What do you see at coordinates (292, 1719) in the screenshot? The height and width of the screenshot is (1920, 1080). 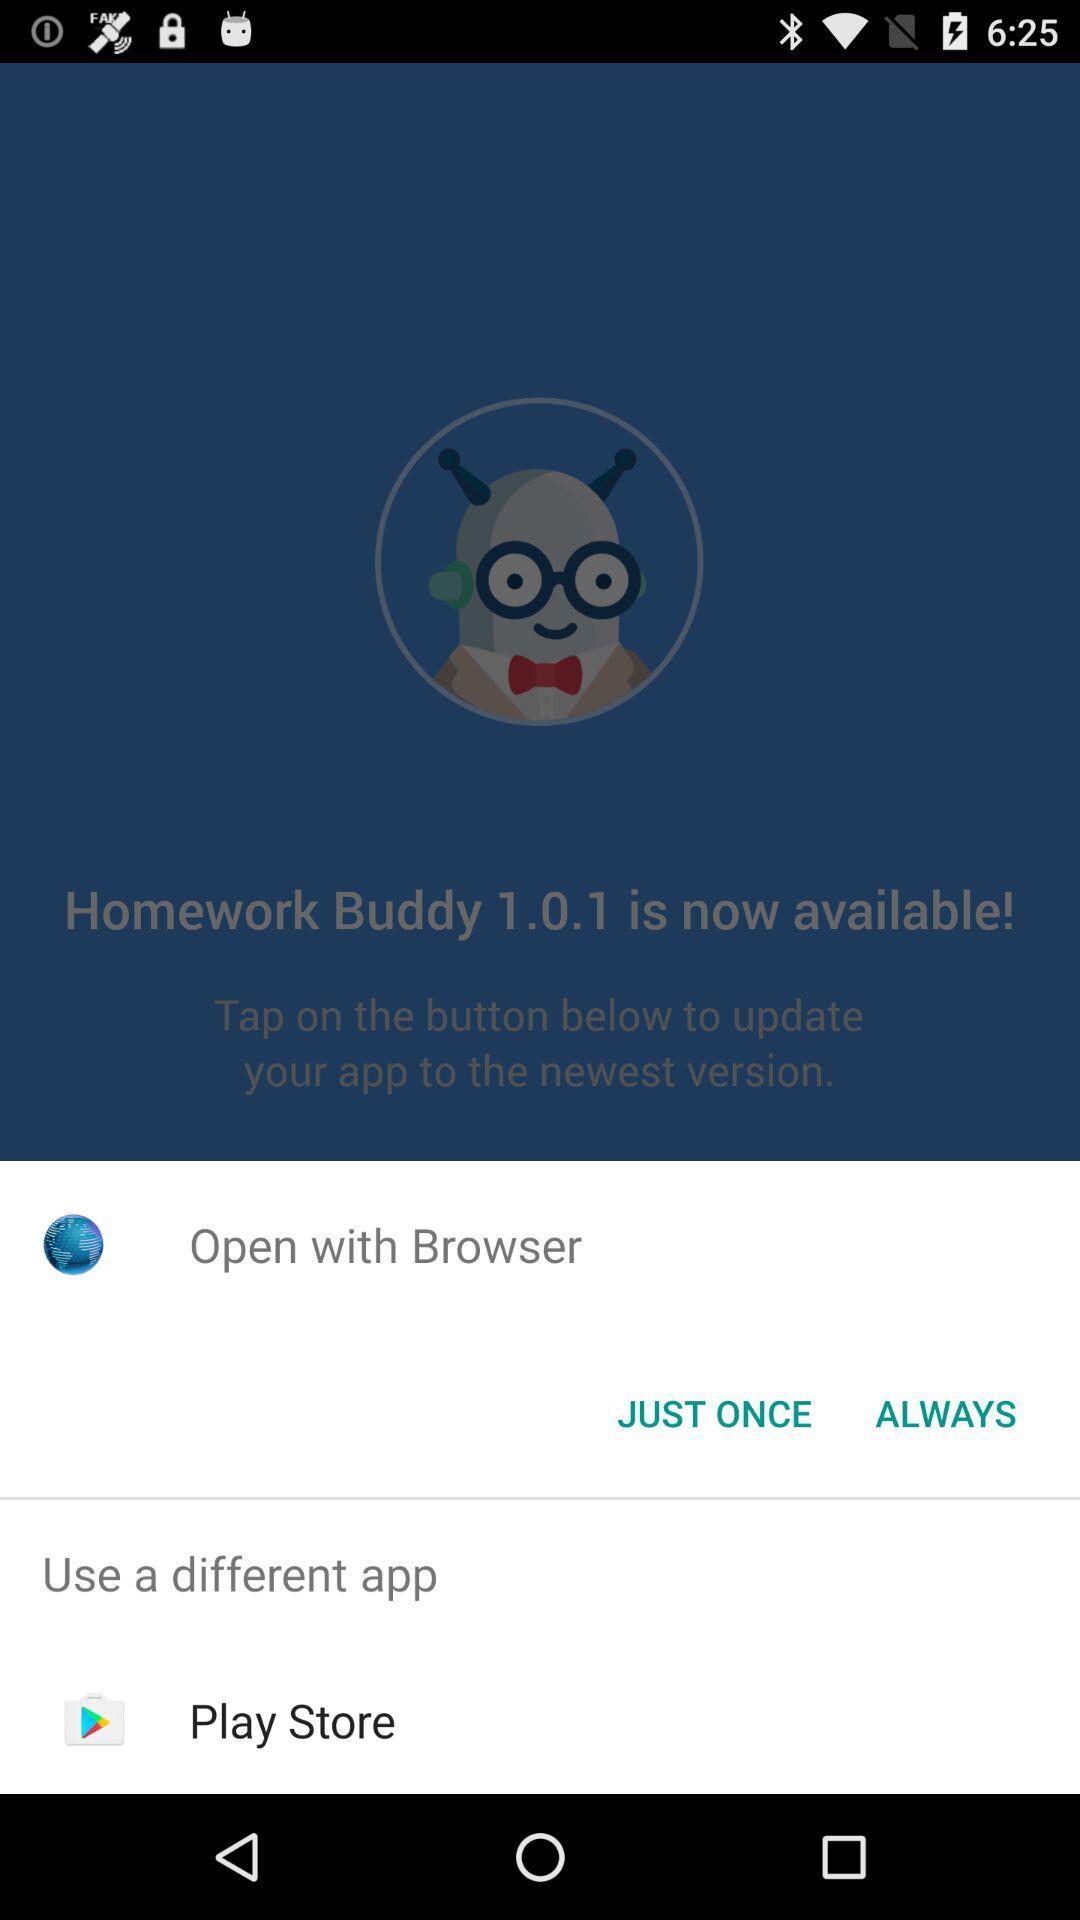 I see `app below the use a different icon` at bounding box center [292, 1719].